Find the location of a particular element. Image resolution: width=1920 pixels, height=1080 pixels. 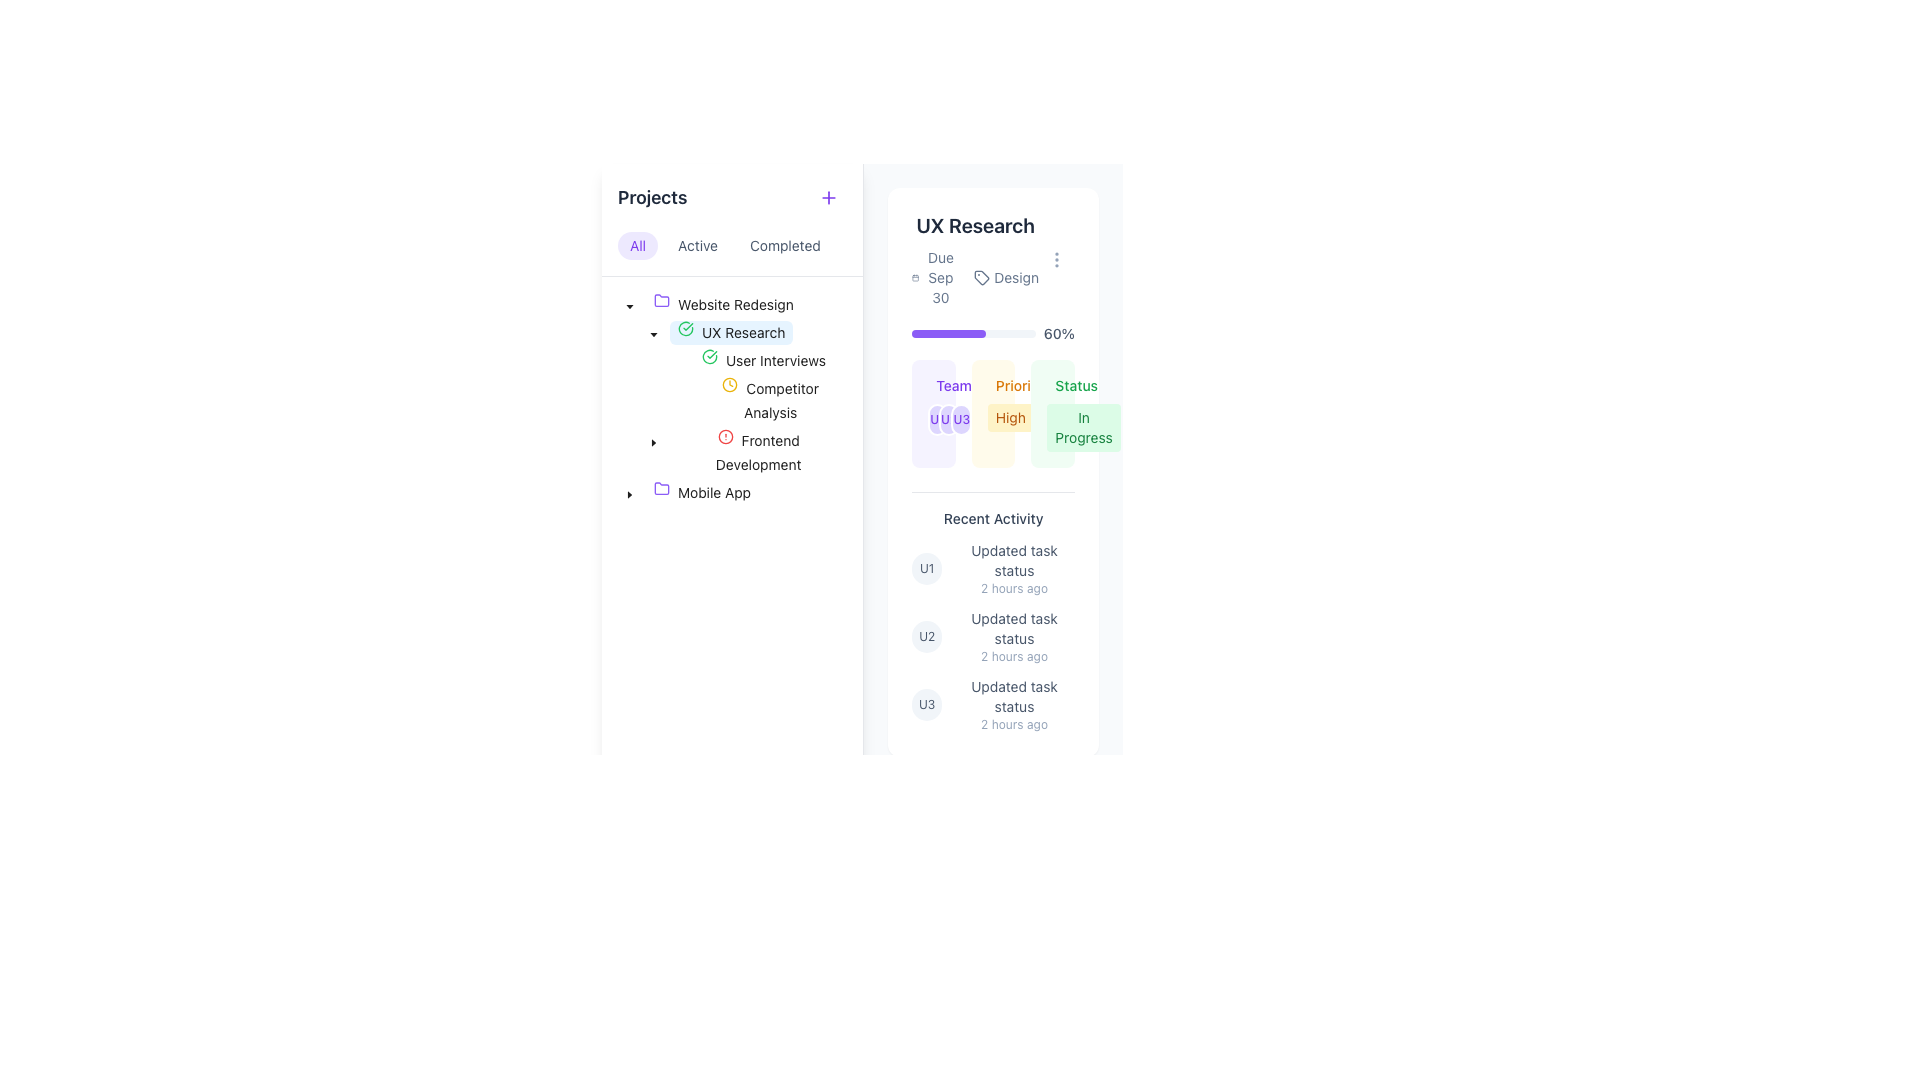

the non-interactive badge component labeled 'High' with an amber background, located in the middle column of a card layout is located at coordinates (993, 412).